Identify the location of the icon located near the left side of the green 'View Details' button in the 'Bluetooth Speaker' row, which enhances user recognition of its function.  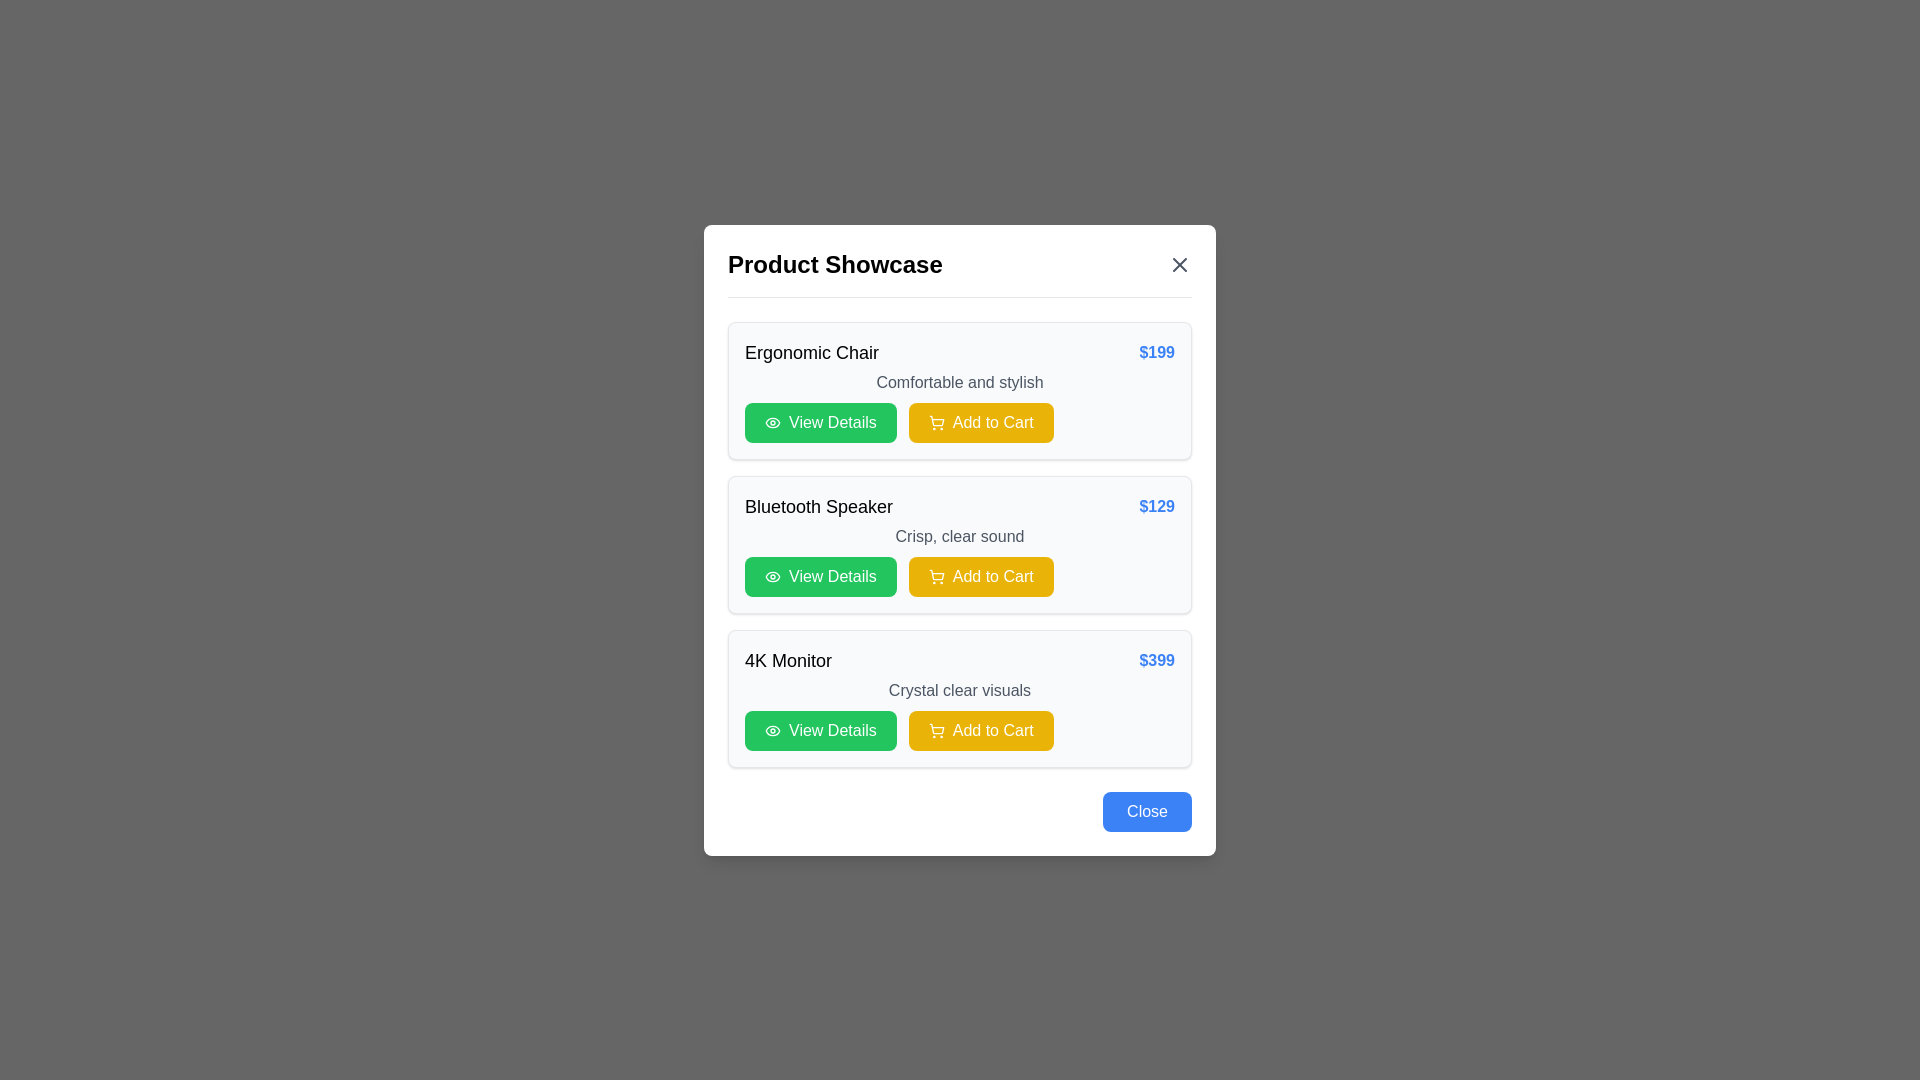
(771, 576).